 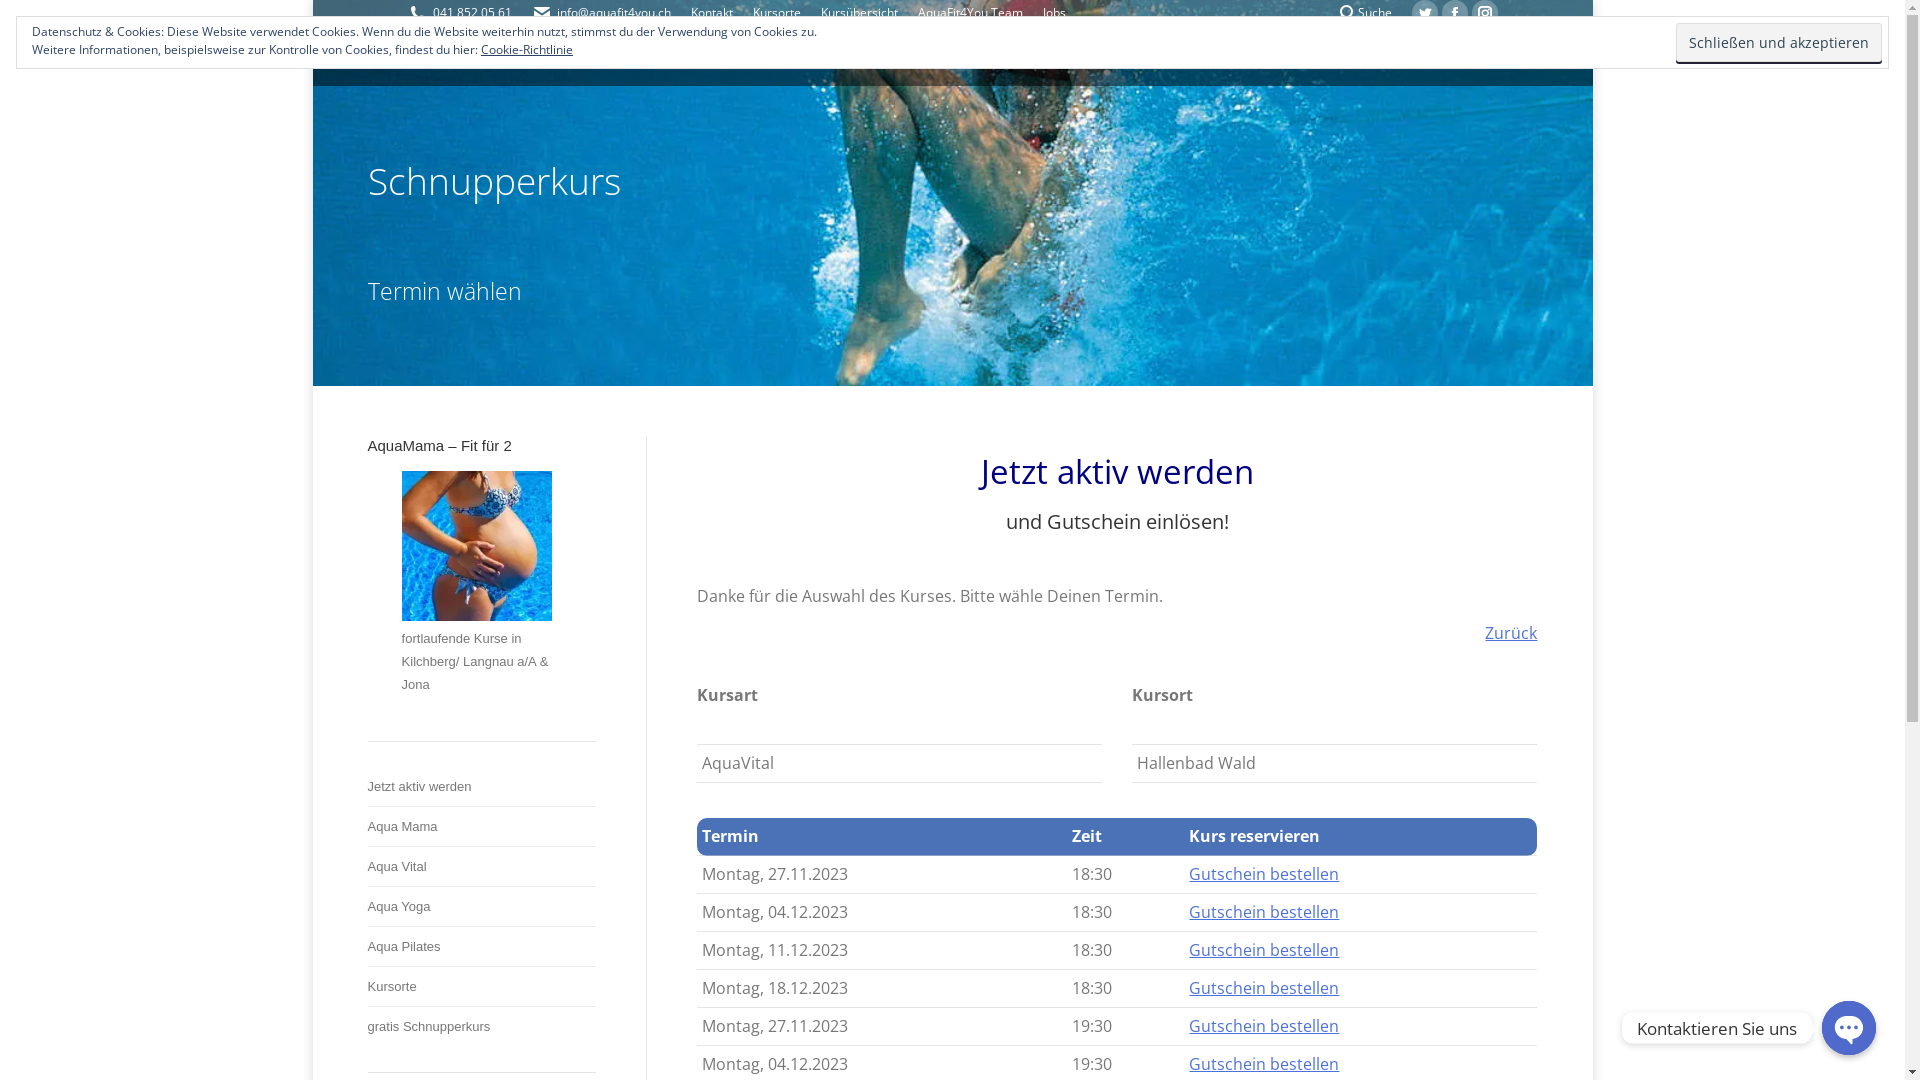 I want to click on 'Aqua Yoga', so click(x=399, y=906).